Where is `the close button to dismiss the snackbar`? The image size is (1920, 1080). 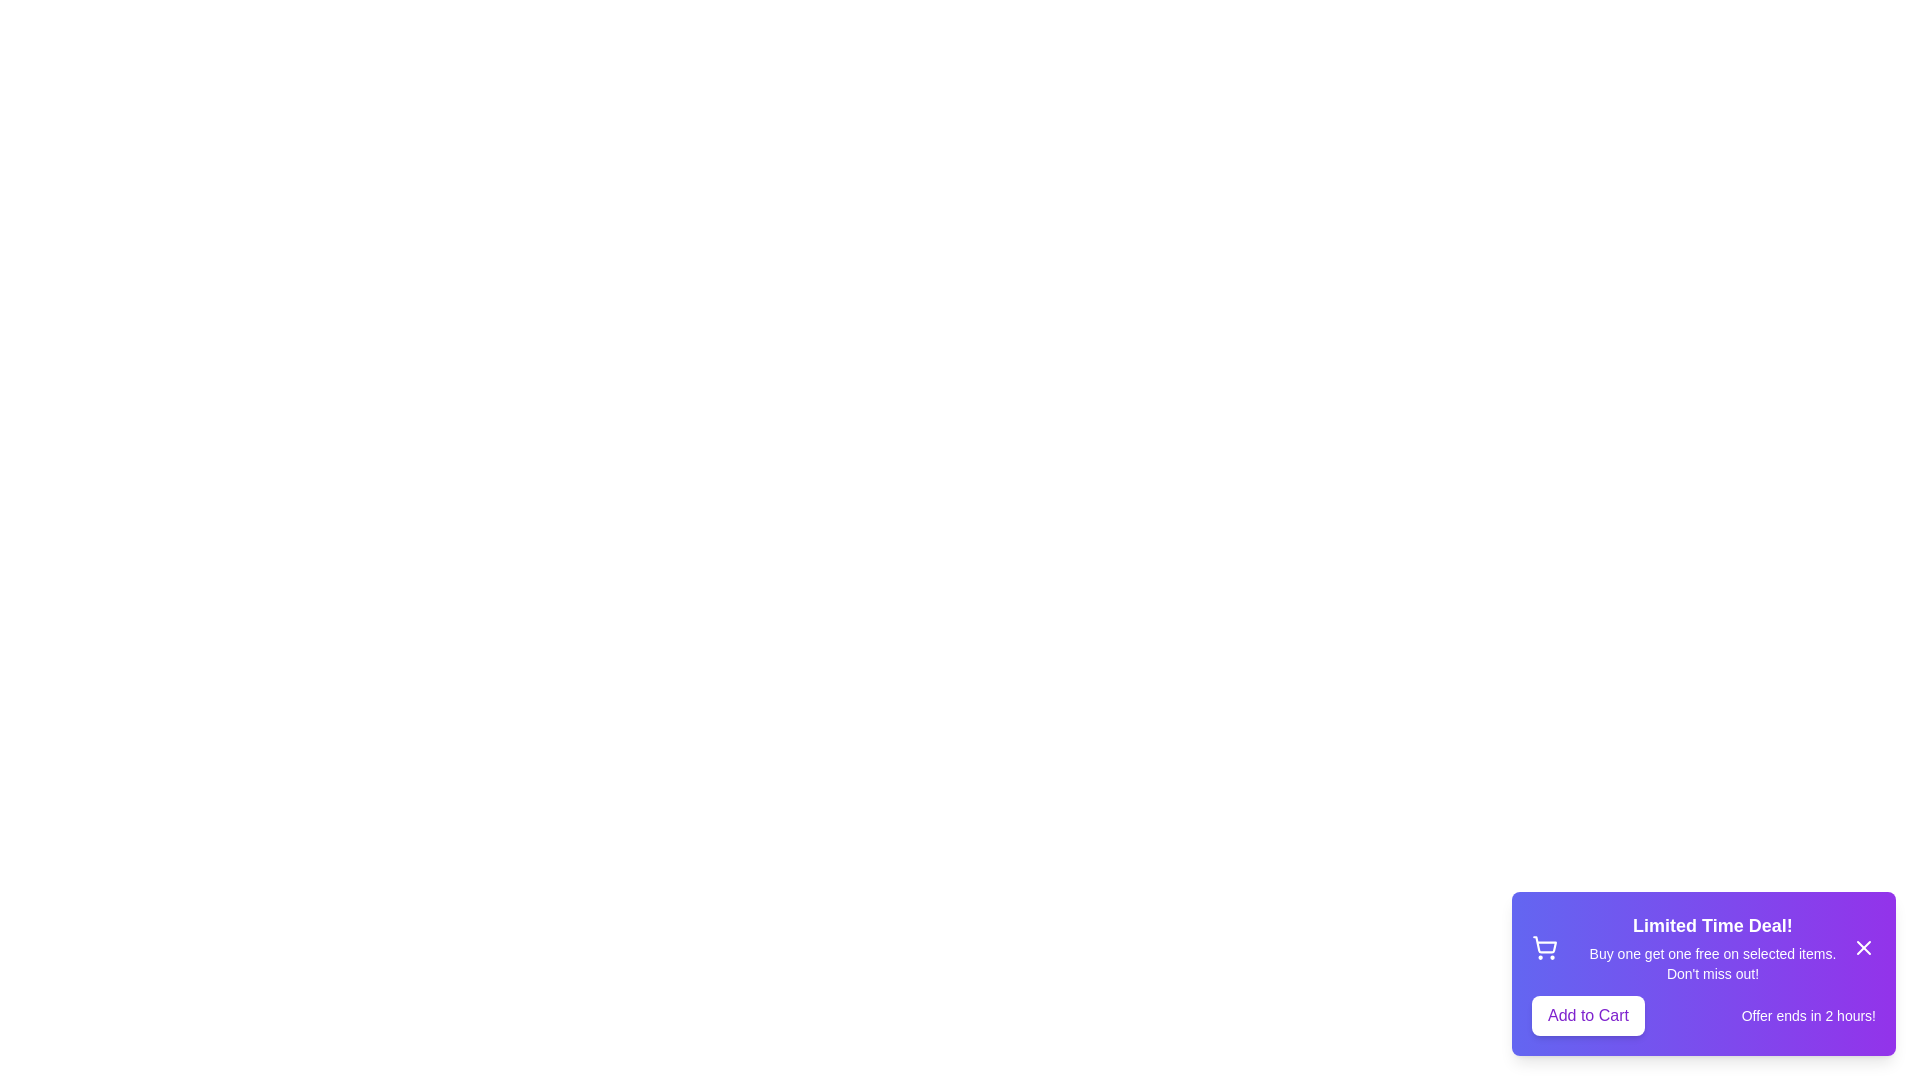
the close button to dismiss the snackbar is located at coordinates (1862, 947).